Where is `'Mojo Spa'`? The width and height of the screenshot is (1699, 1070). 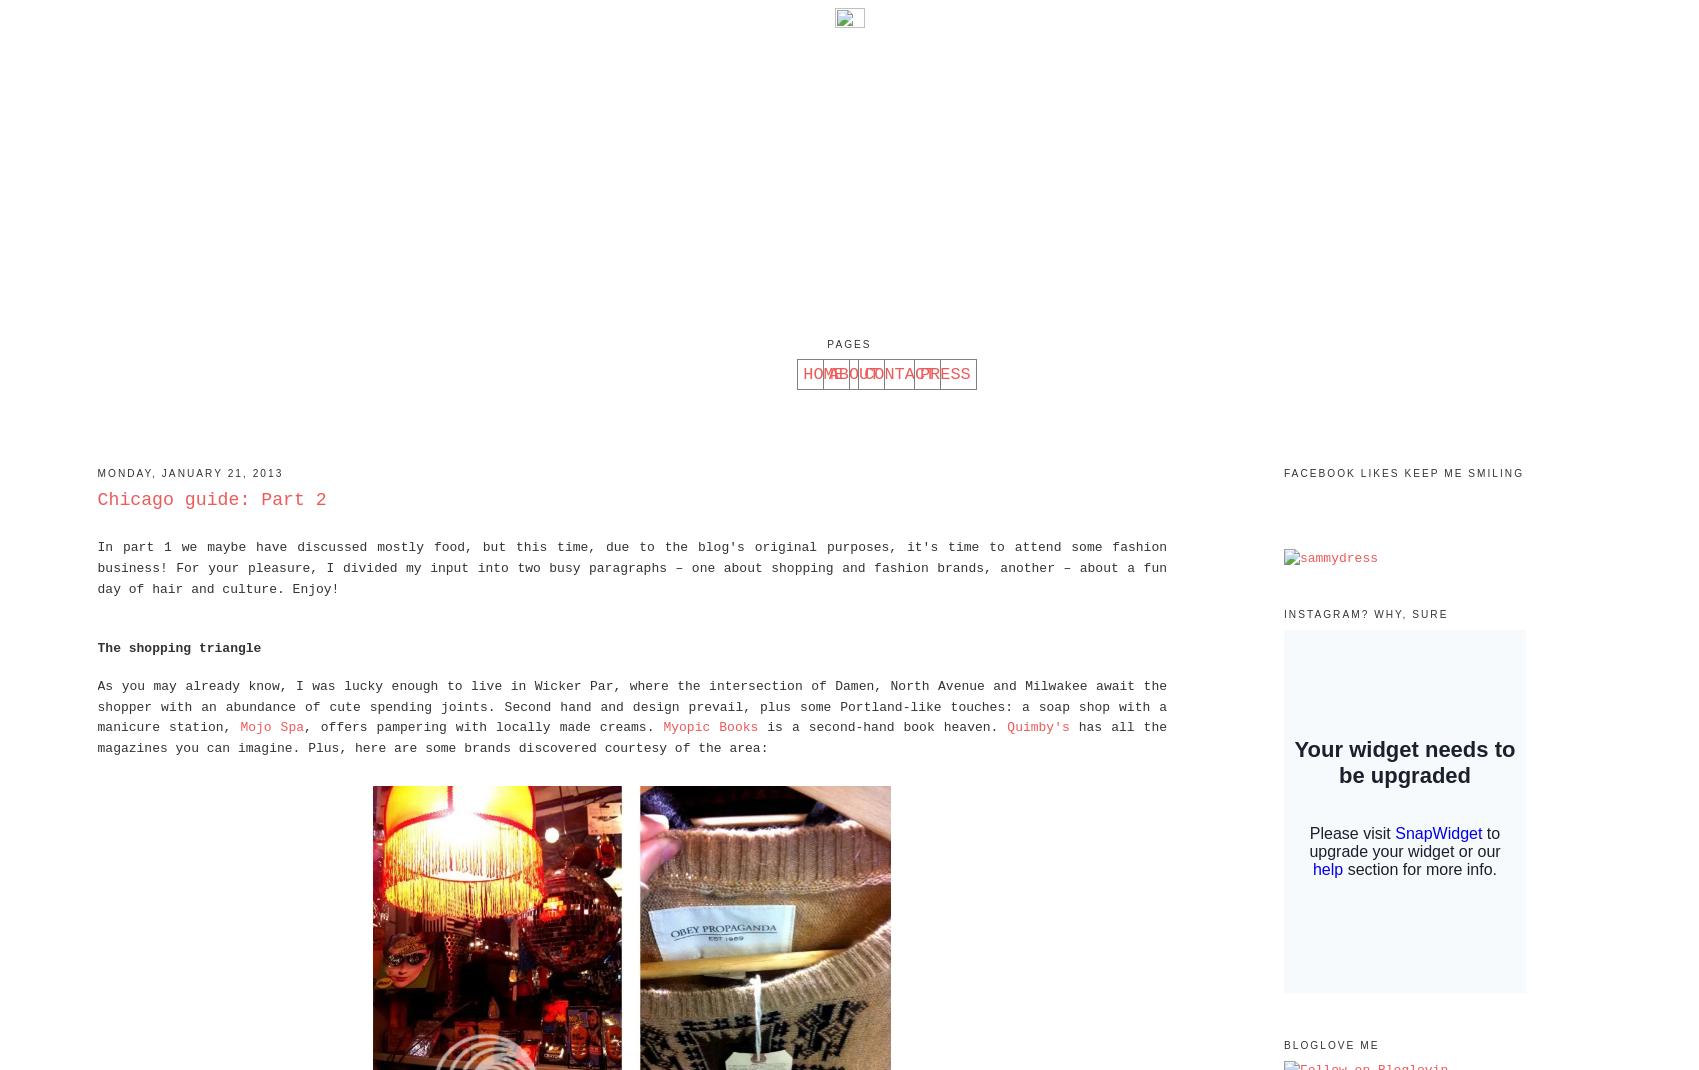 'Mojo Spa' is located at coordinates (272, 726).